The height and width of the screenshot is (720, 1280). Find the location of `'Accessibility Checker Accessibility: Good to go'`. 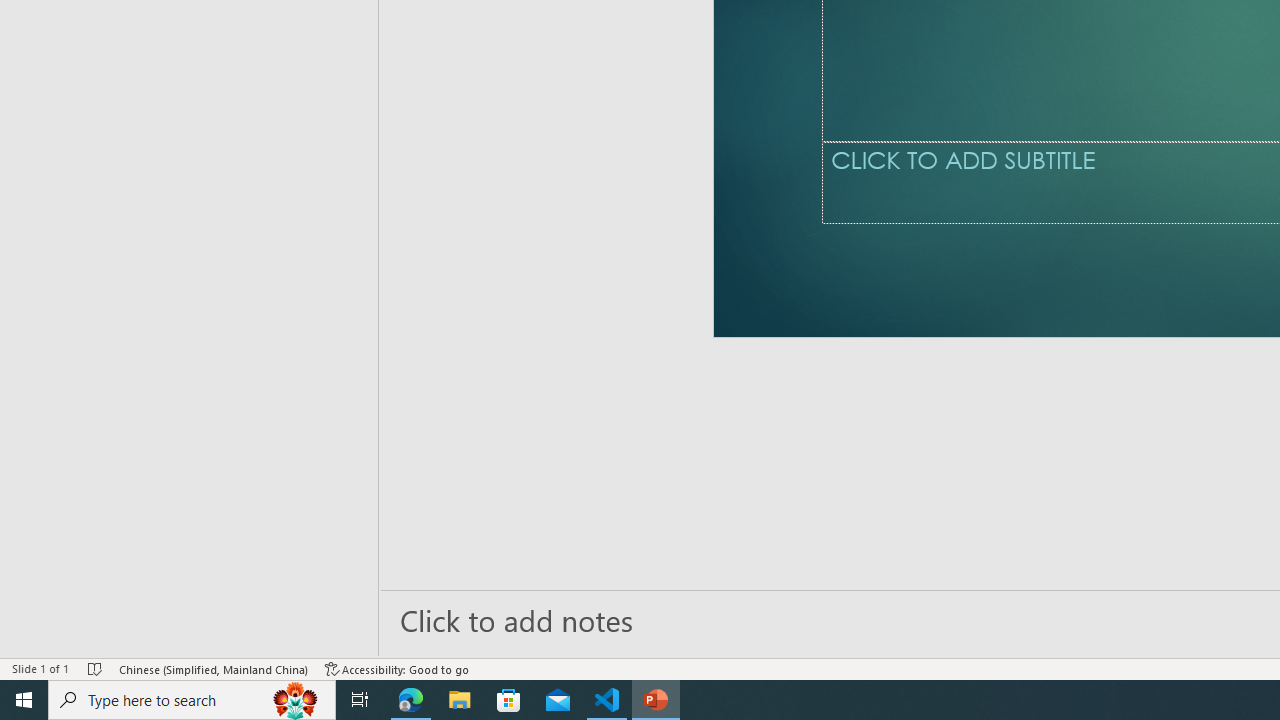

'Accessibility Checker Accessibility: Good to go' is located at coordinates (397, 669).